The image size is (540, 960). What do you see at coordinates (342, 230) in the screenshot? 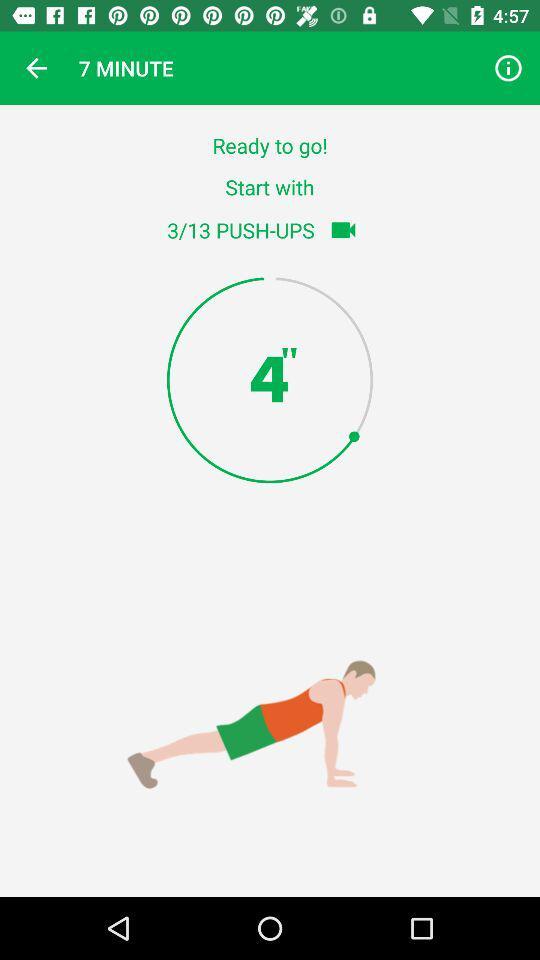
I see `icon to the right of 3 13 push` at bounding box center [342, 230].